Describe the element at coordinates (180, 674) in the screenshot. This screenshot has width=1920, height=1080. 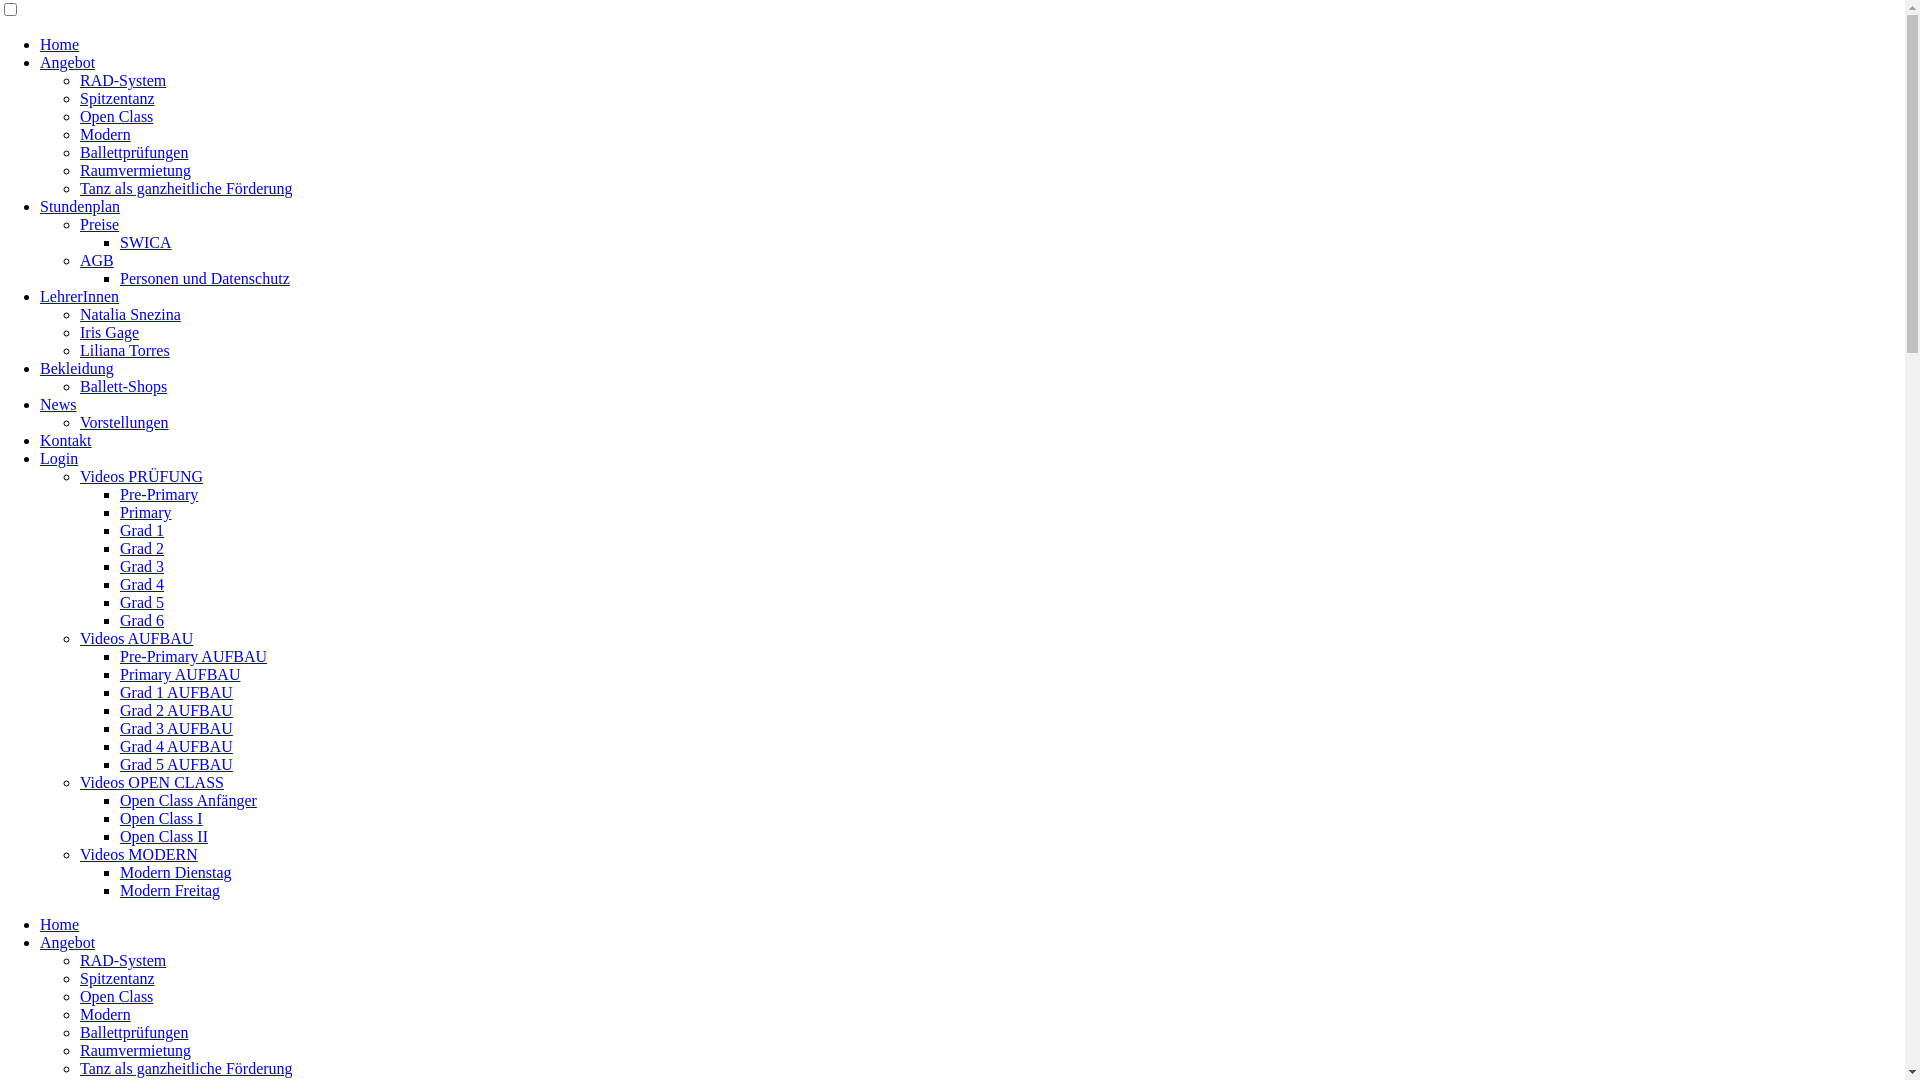
I see `'Primary AUFBAU'` at that location.